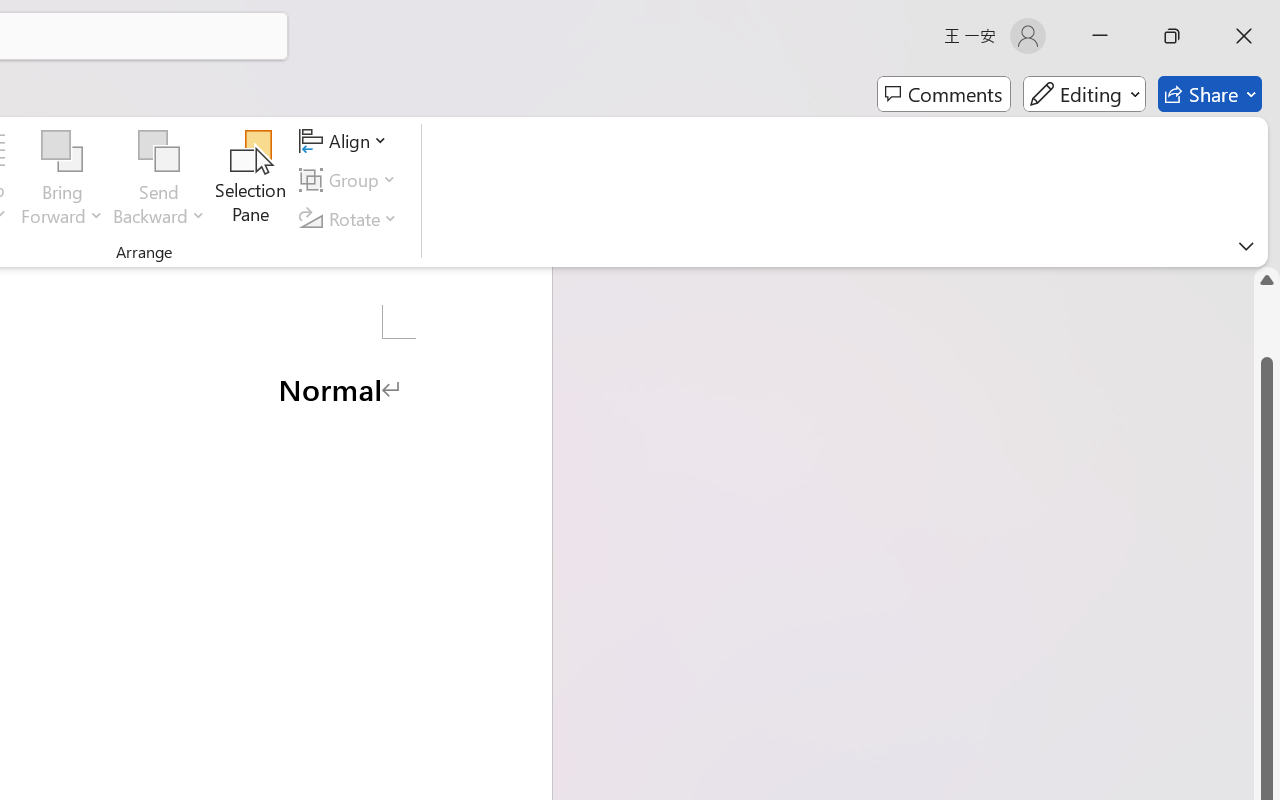 The height and width of the screenshot is (800, 1280). Describe the element at coordinates (62, 151) in the screenshot. I see `'Bring Forward'` at that location.